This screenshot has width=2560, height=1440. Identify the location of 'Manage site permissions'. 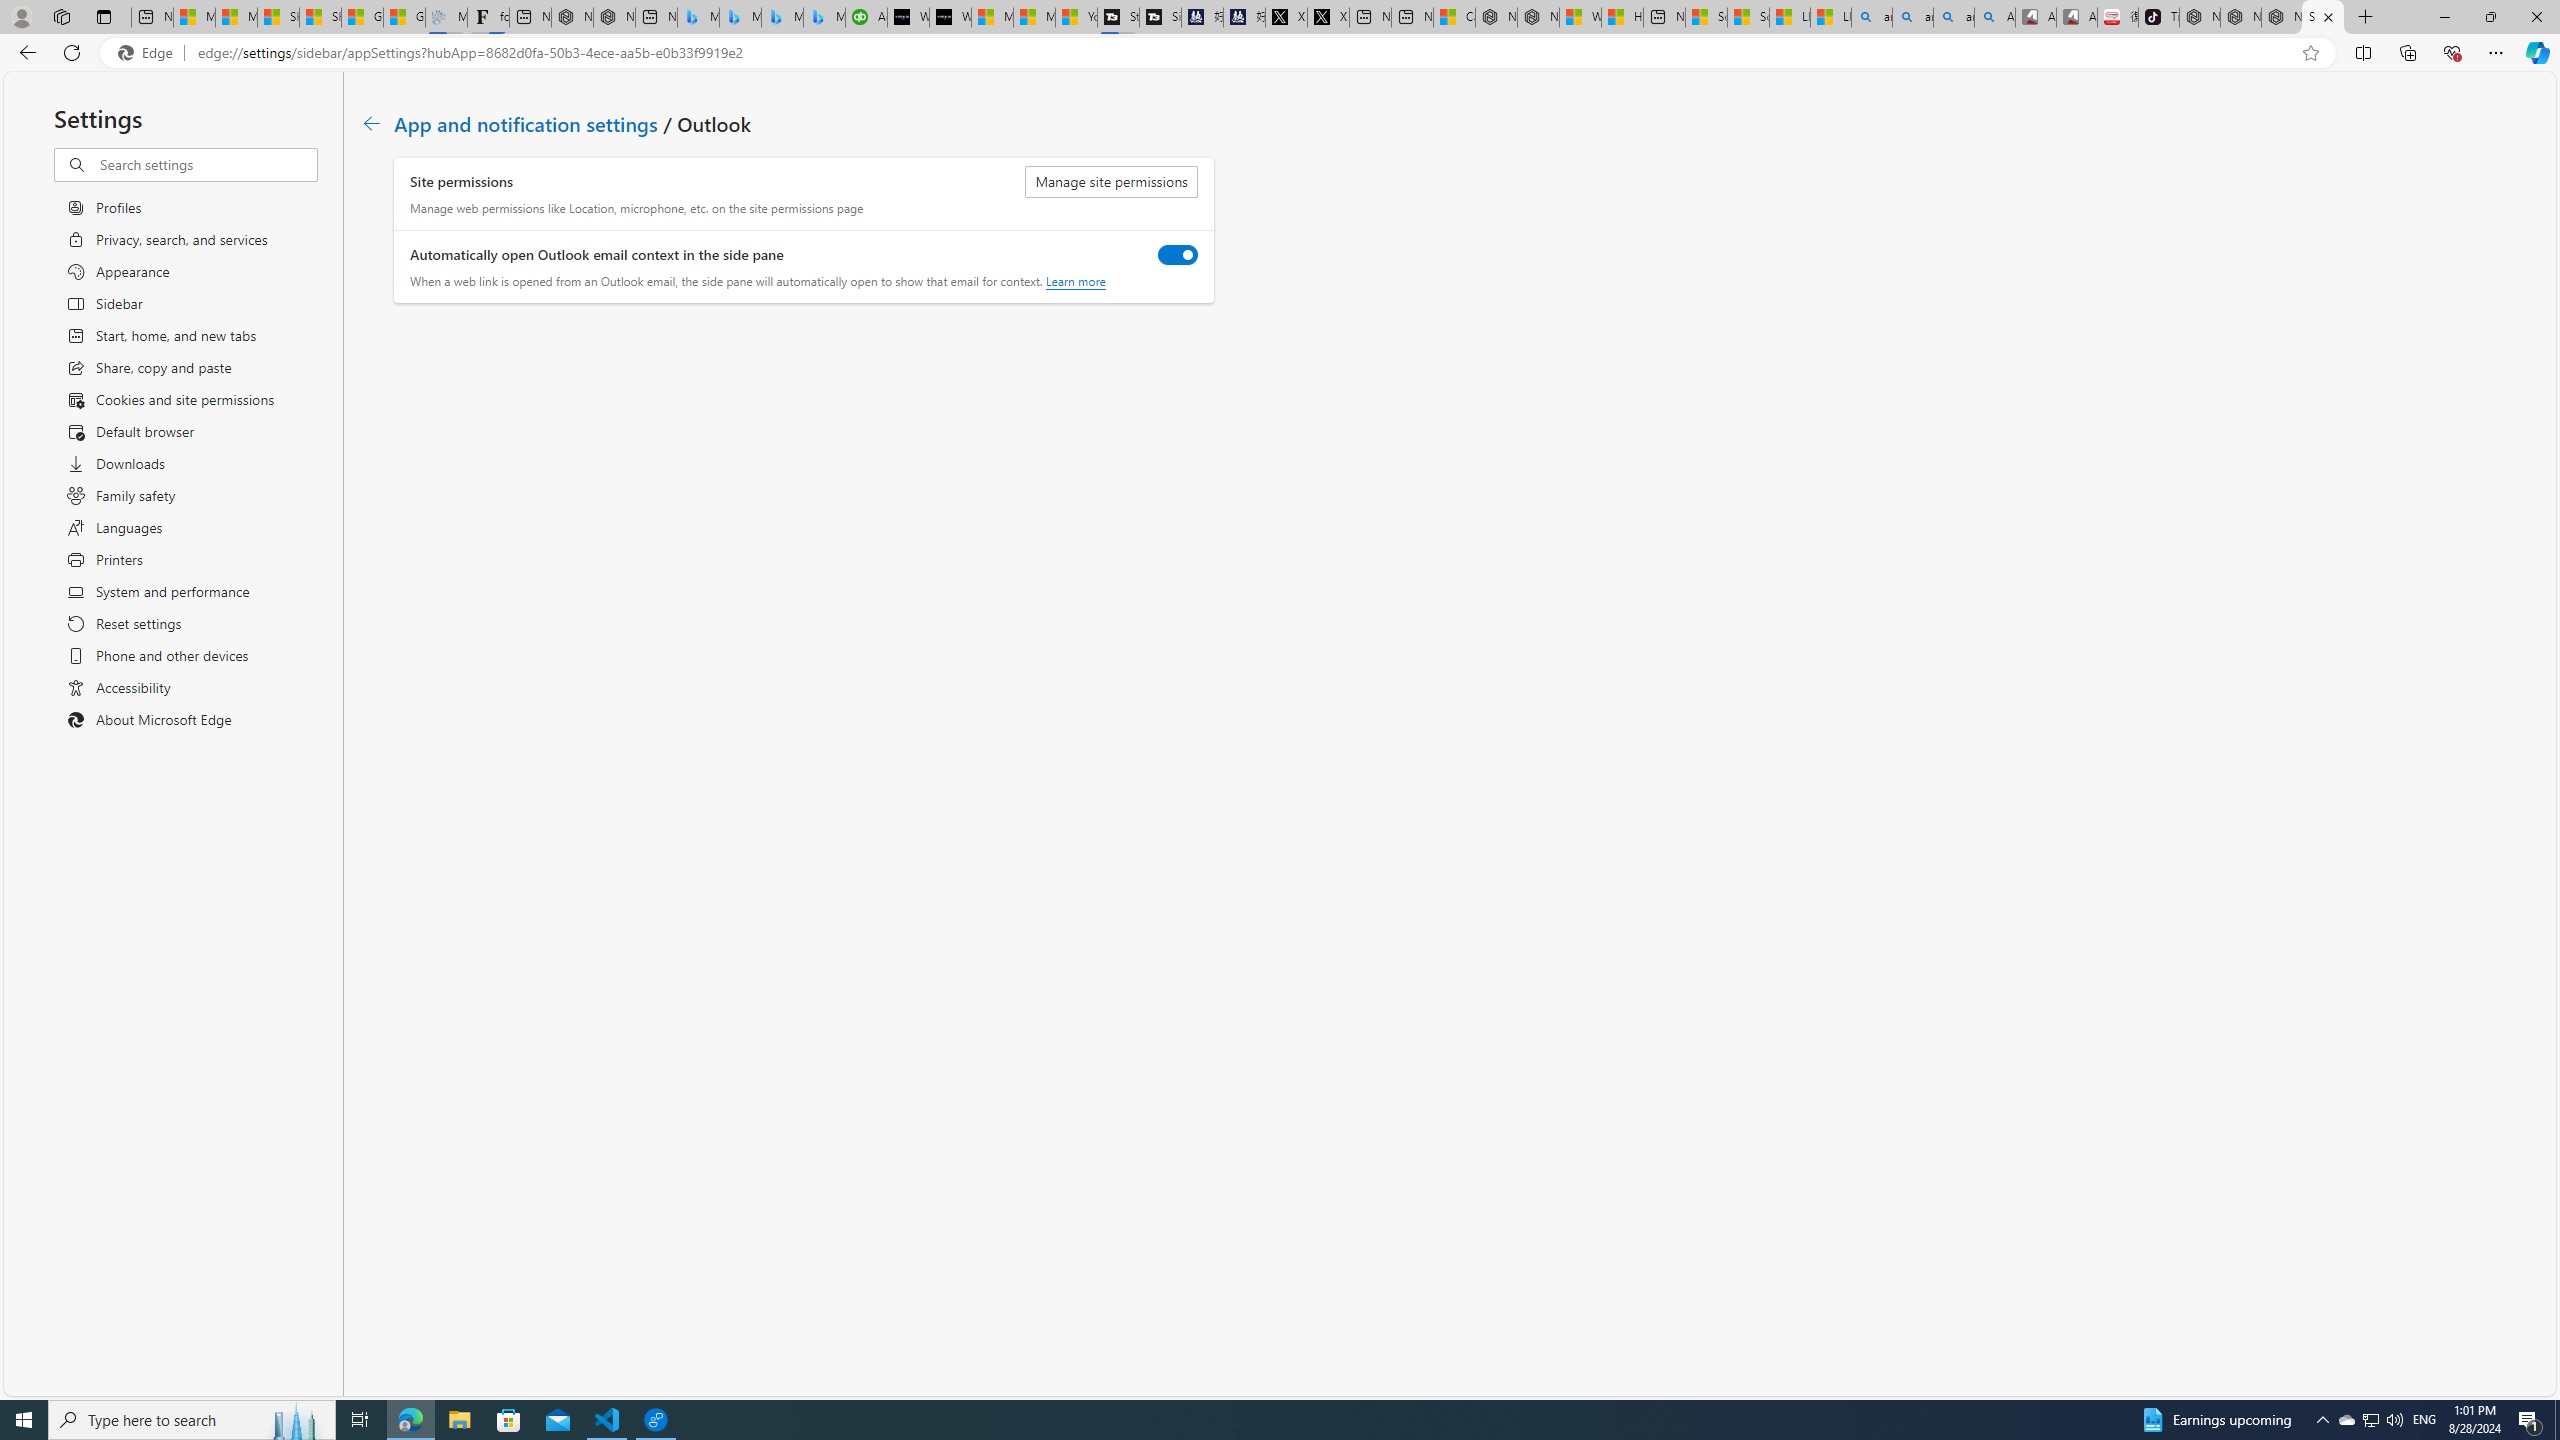
(1110, 181).